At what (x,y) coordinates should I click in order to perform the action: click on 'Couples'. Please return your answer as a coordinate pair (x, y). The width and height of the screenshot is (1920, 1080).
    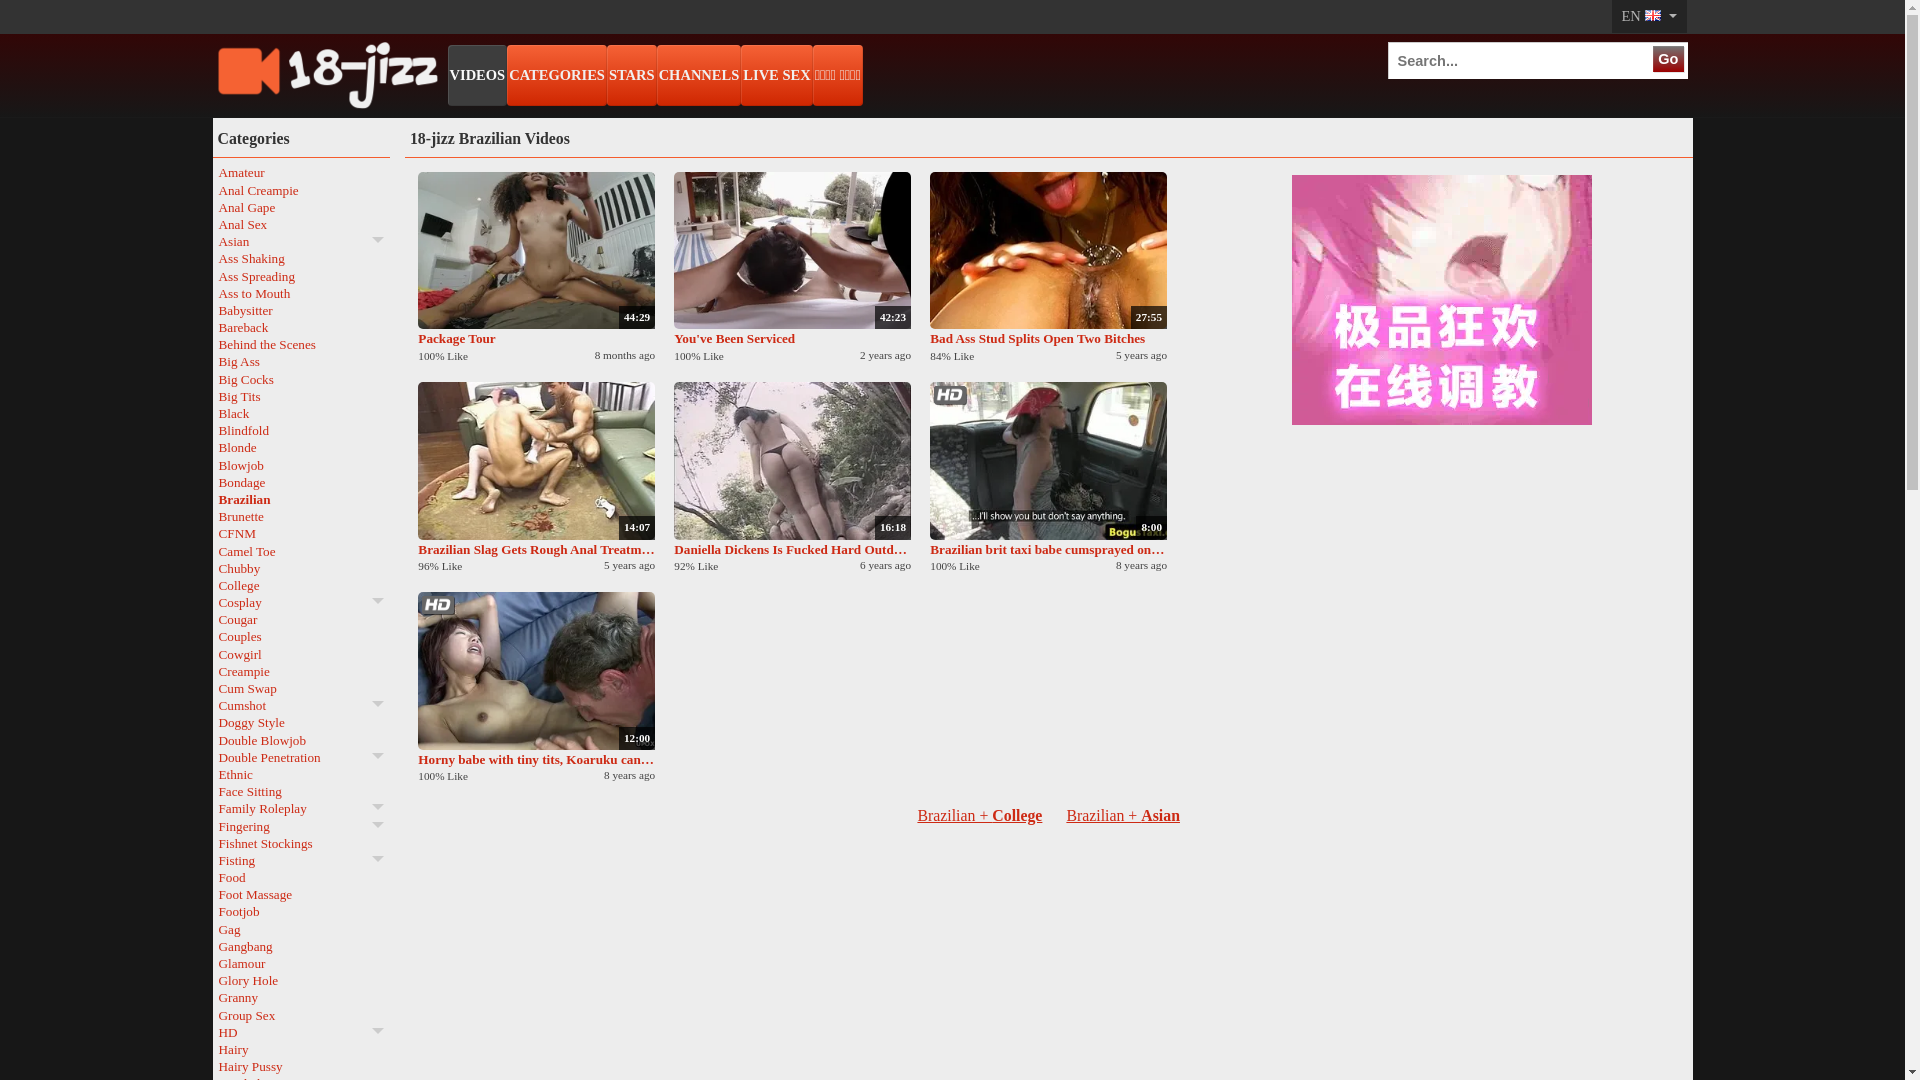
    Looking at the image, I should click on (300, 636).